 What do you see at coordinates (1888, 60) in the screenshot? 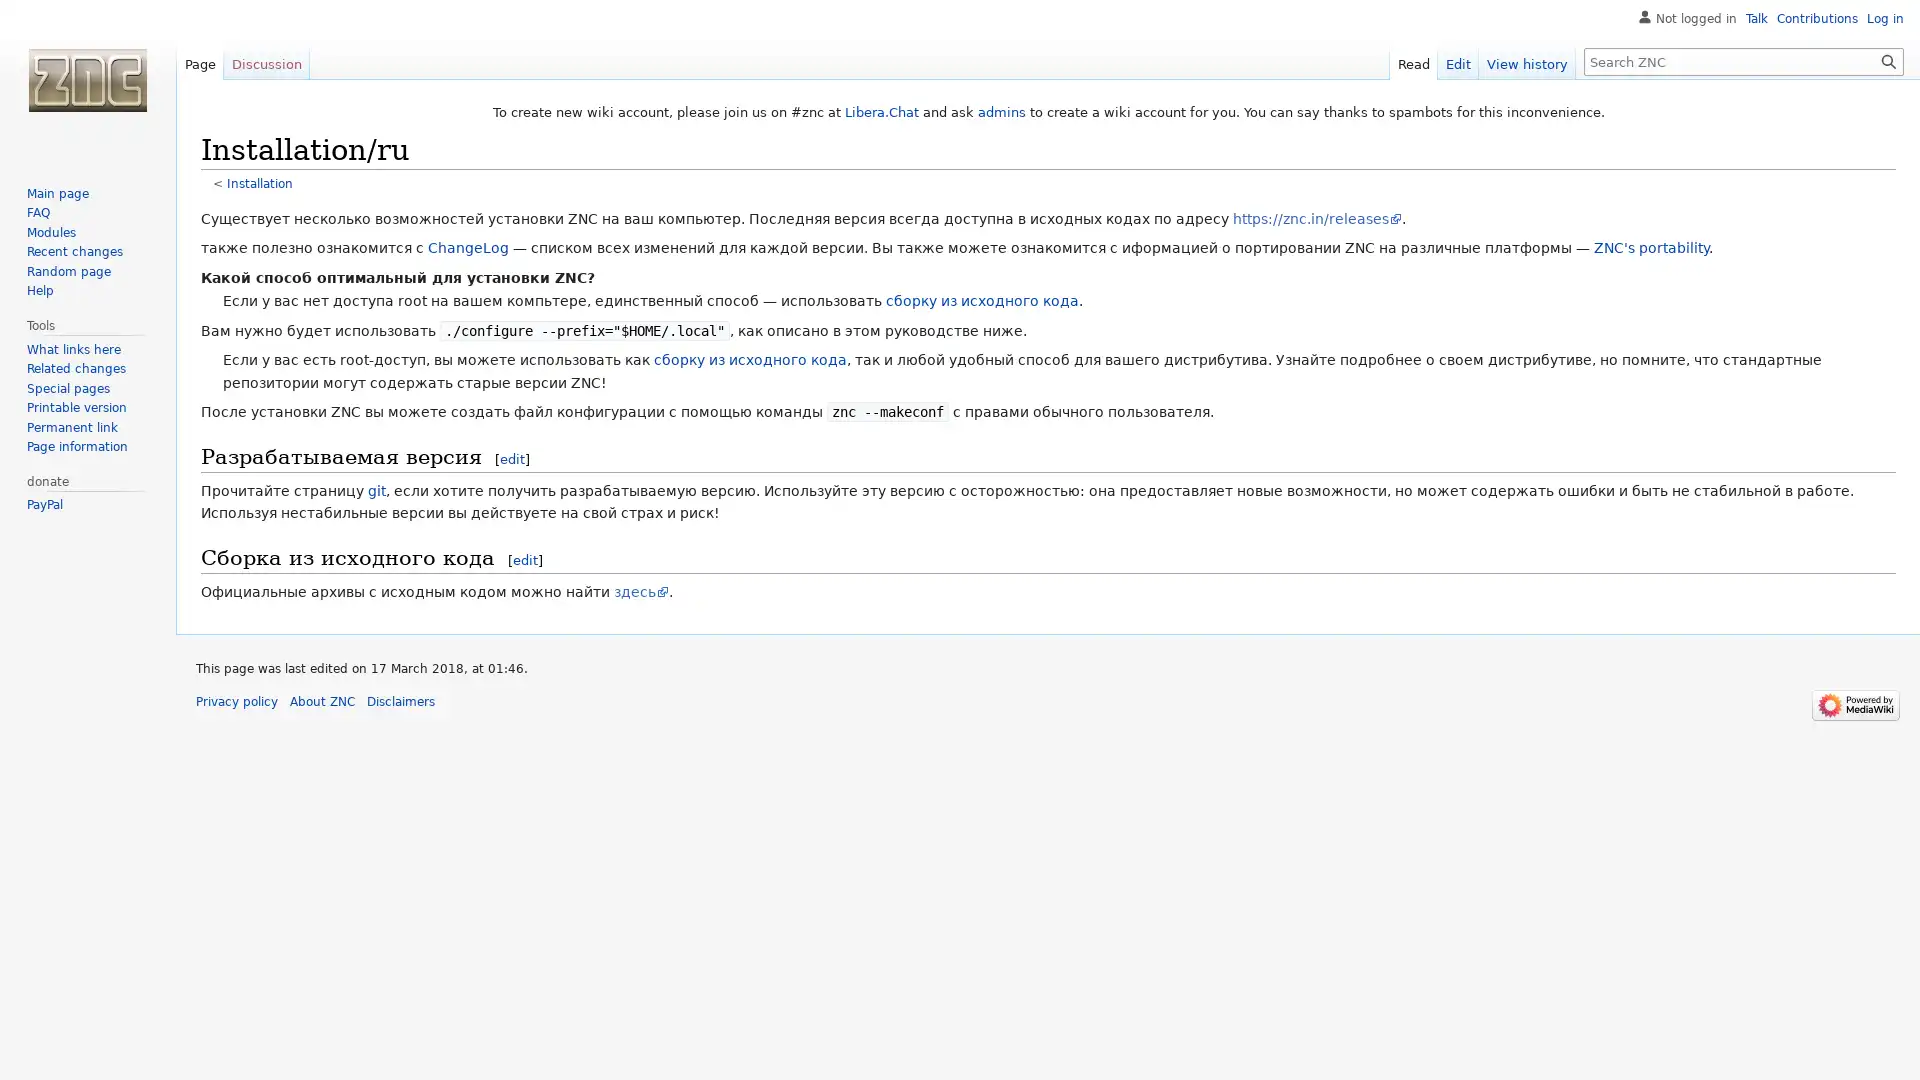
I see `Search` at bounding box center [1888, 60].